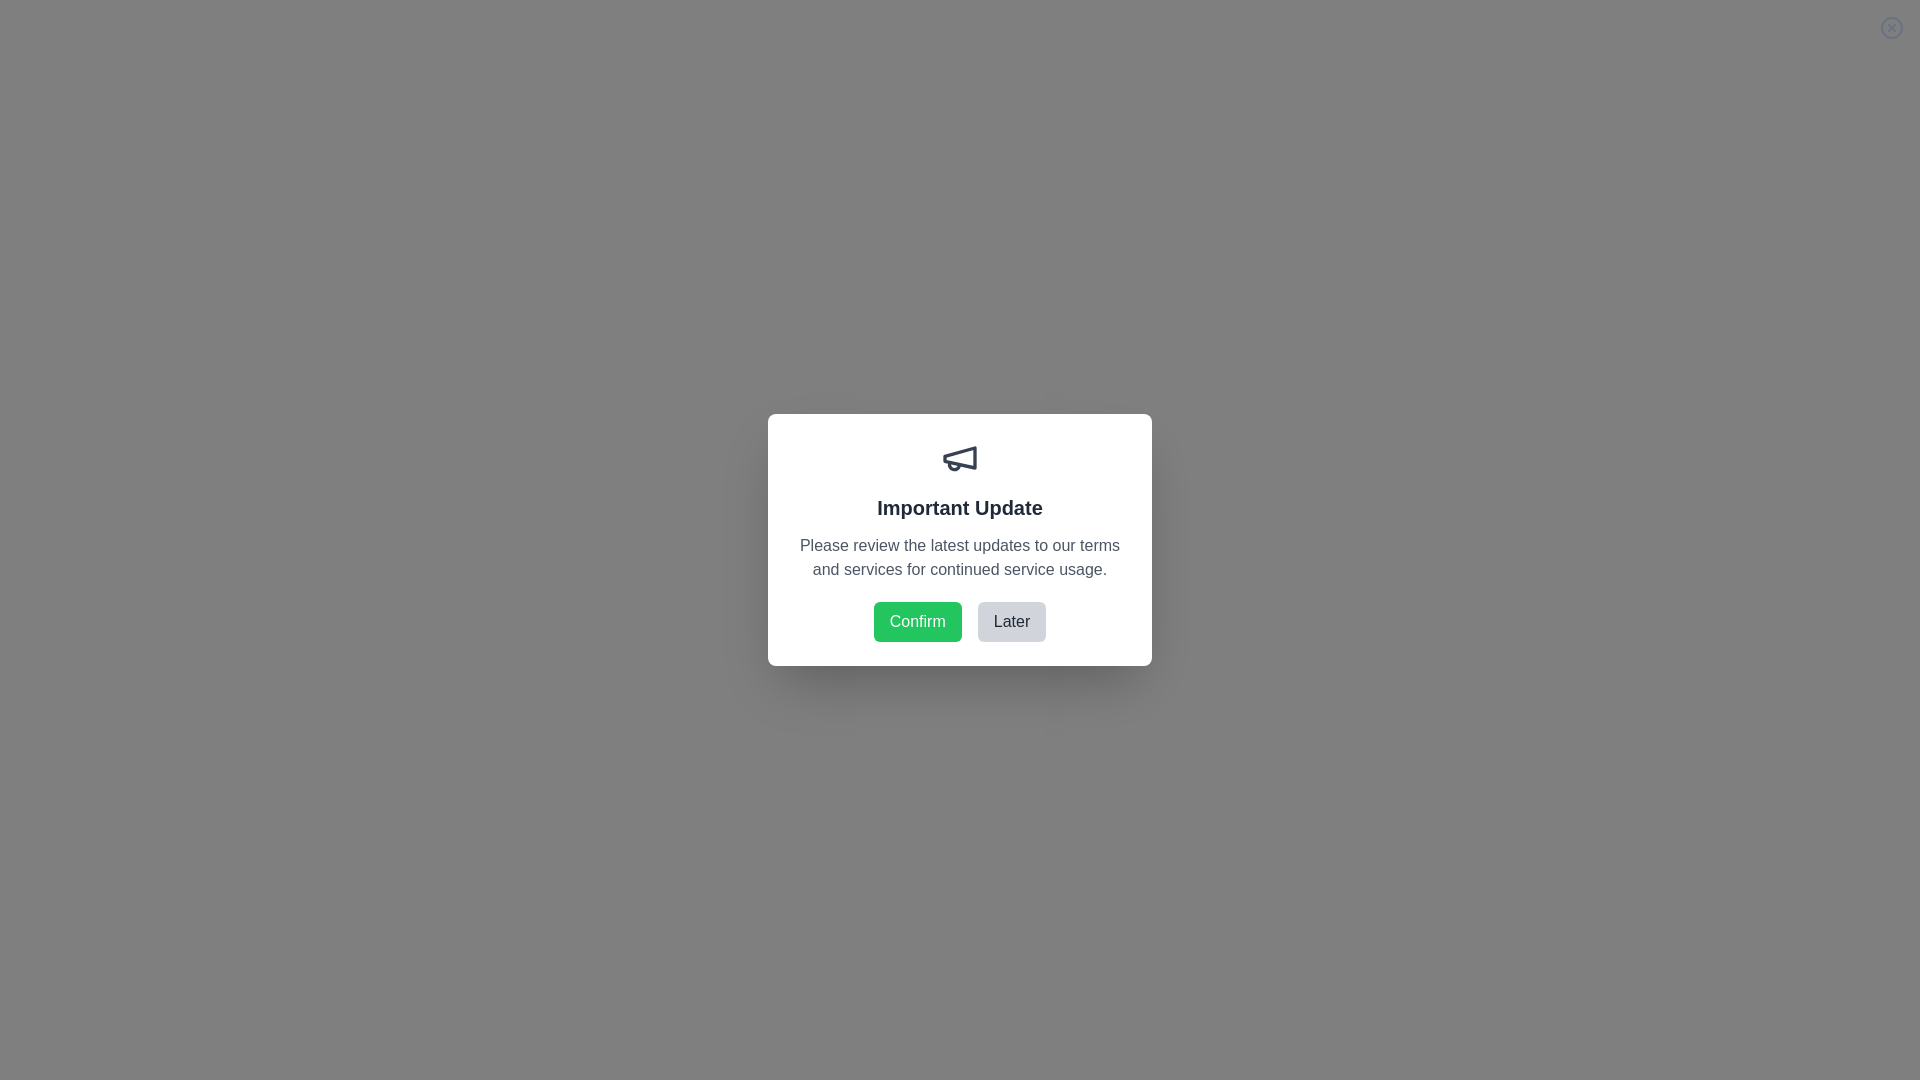 The image size is (1920, 1080). Describe the element at coordinates (1012, 620) in the screenshot. I see `the 'Later' button to dismiss the dialog` at that location.